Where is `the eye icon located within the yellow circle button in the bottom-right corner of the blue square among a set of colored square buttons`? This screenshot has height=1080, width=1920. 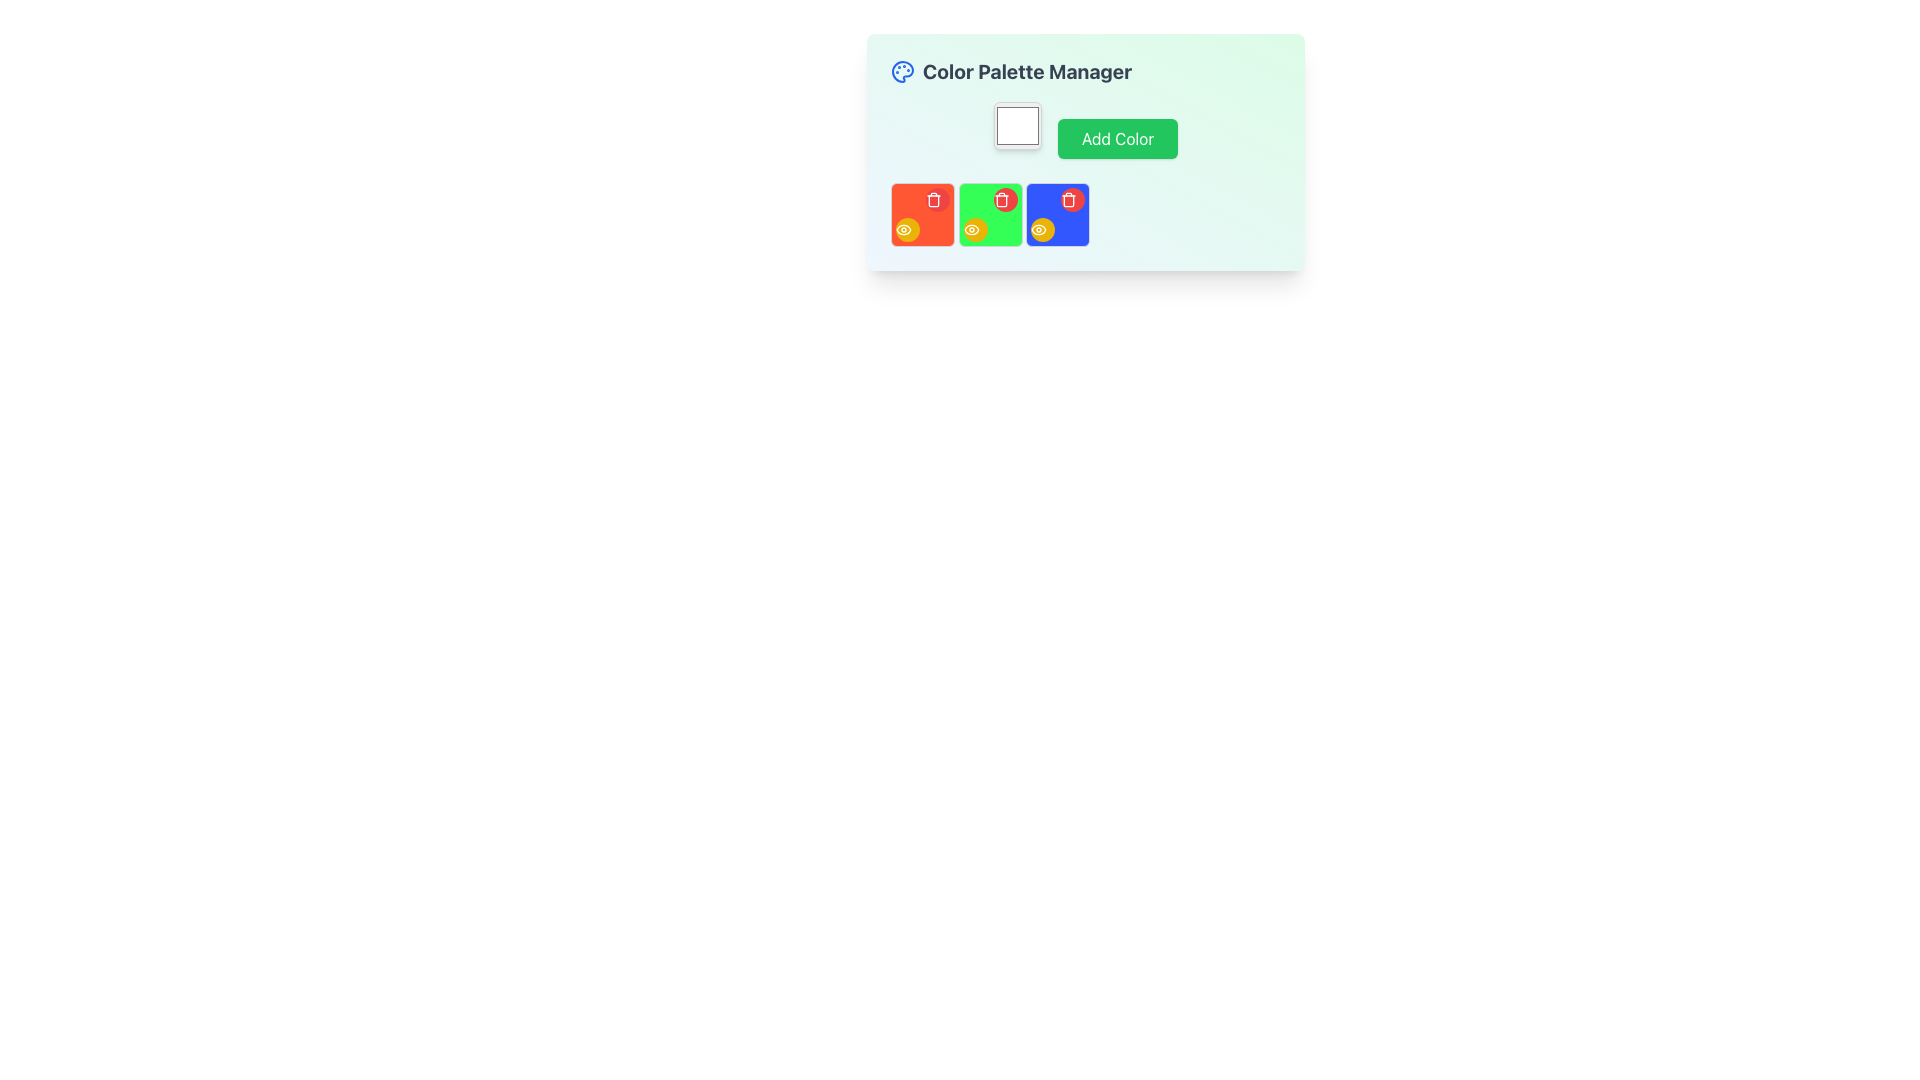
the eye icon located within the yellow circle button in the bottom-right corner of the blue square among a set of colored square buttons is located at coordinates (1038, 229).